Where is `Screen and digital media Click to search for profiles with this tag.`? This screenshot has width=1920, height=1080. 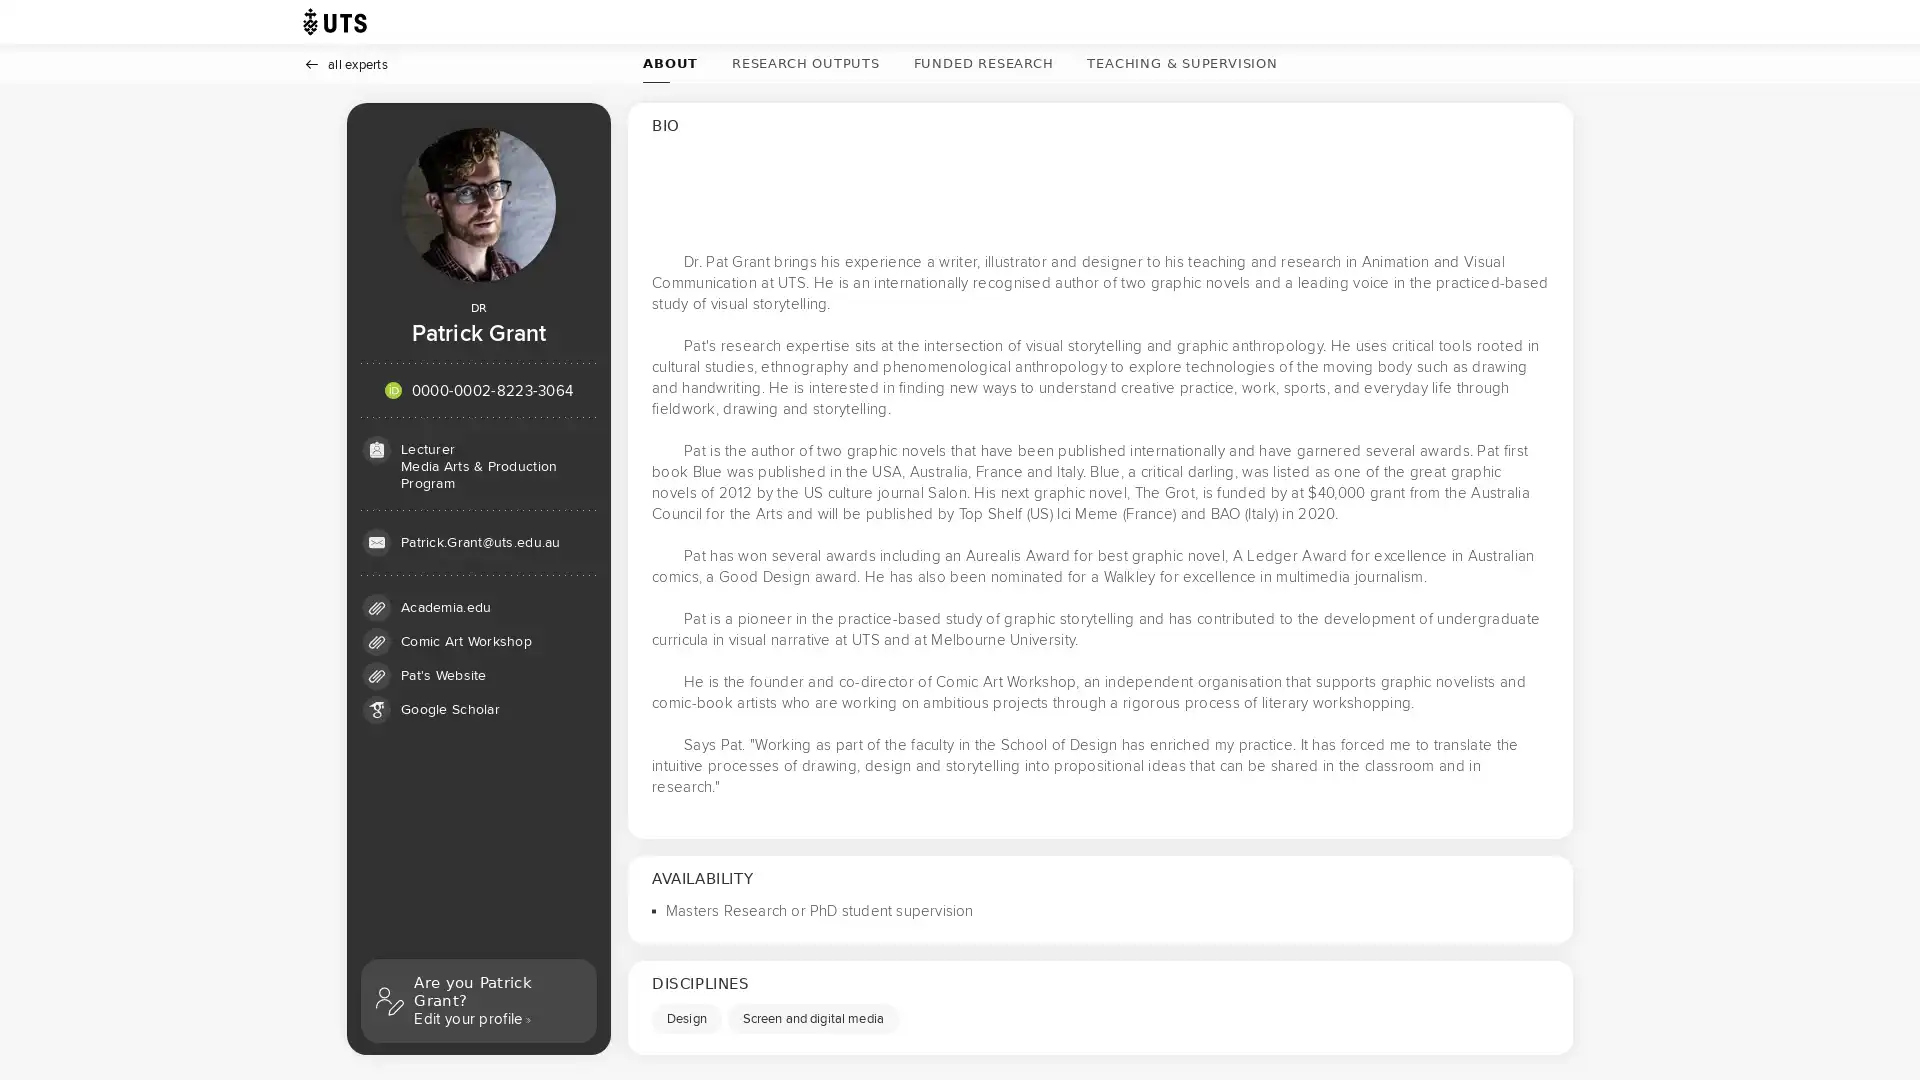 Screen and digital media Click to search for profiles with this tag. is located at coordinates (812, 1018).